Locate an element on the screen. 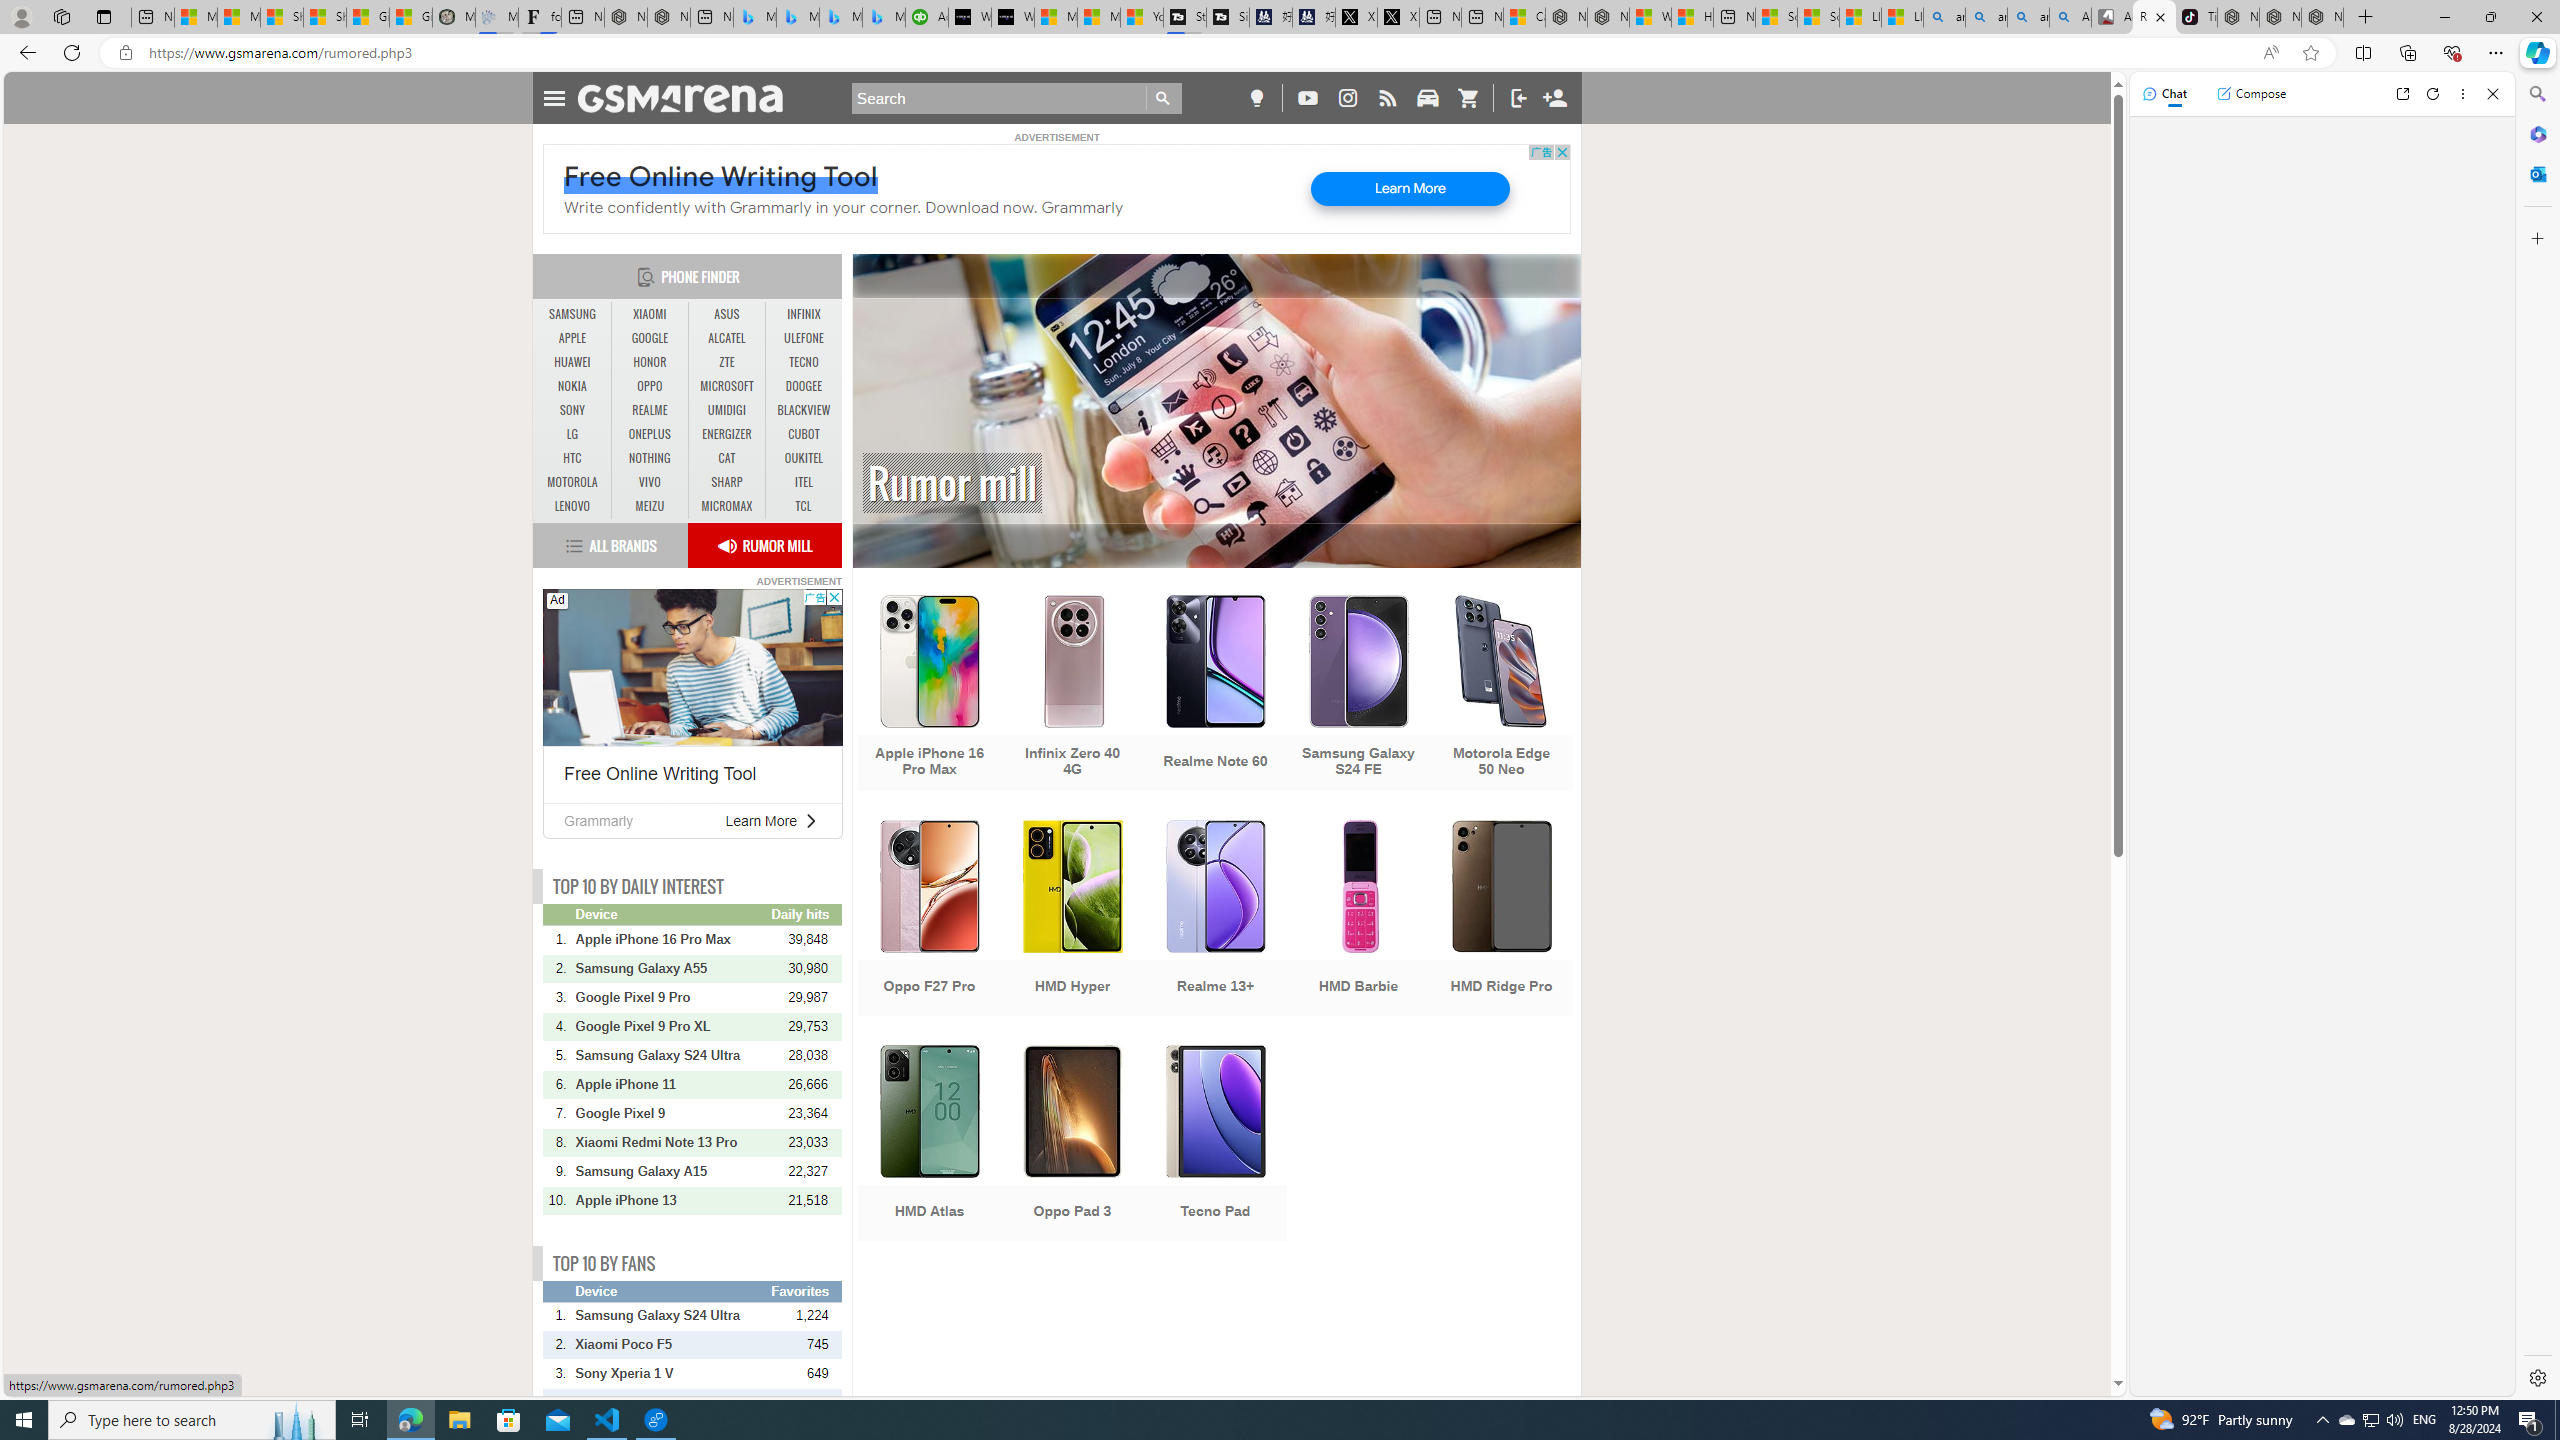 The image size is (2560, 1440). 'BLACKVIEW' is located at coordinates (803, 409).